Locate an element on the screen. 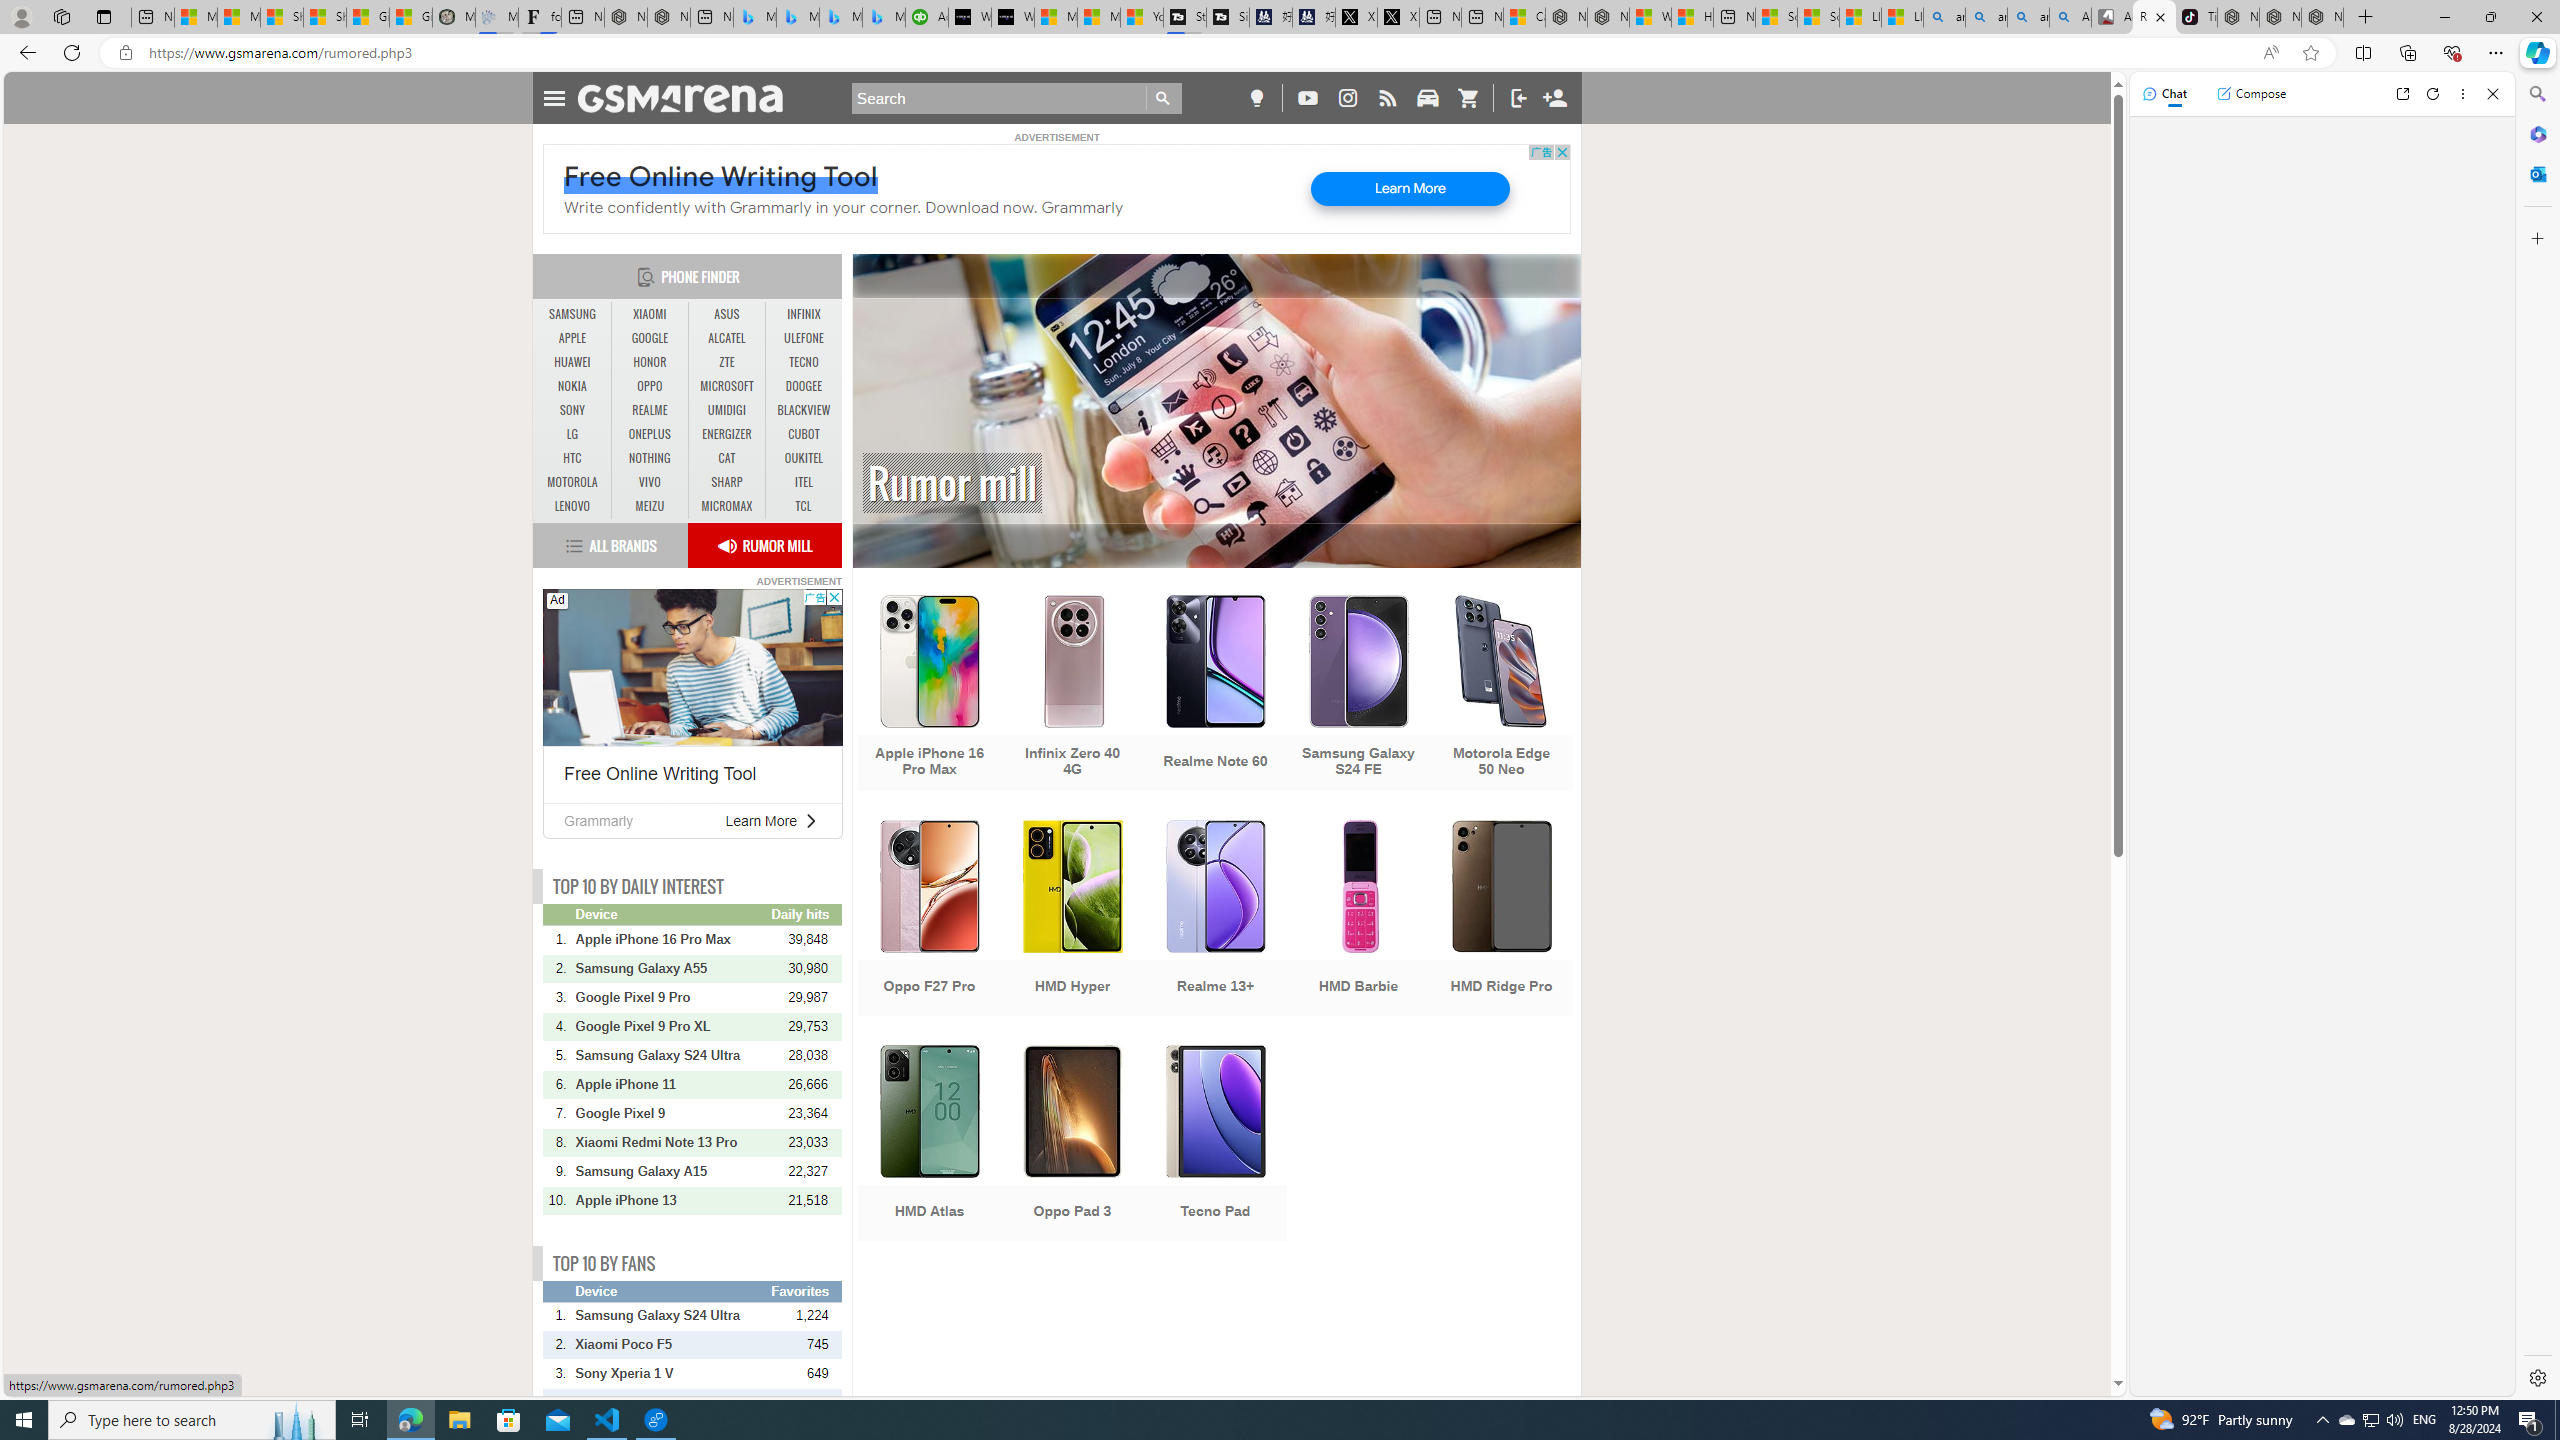 The image size is (2560, 1440). 'BLACKVIEW' is located at coordinates (803, 409).